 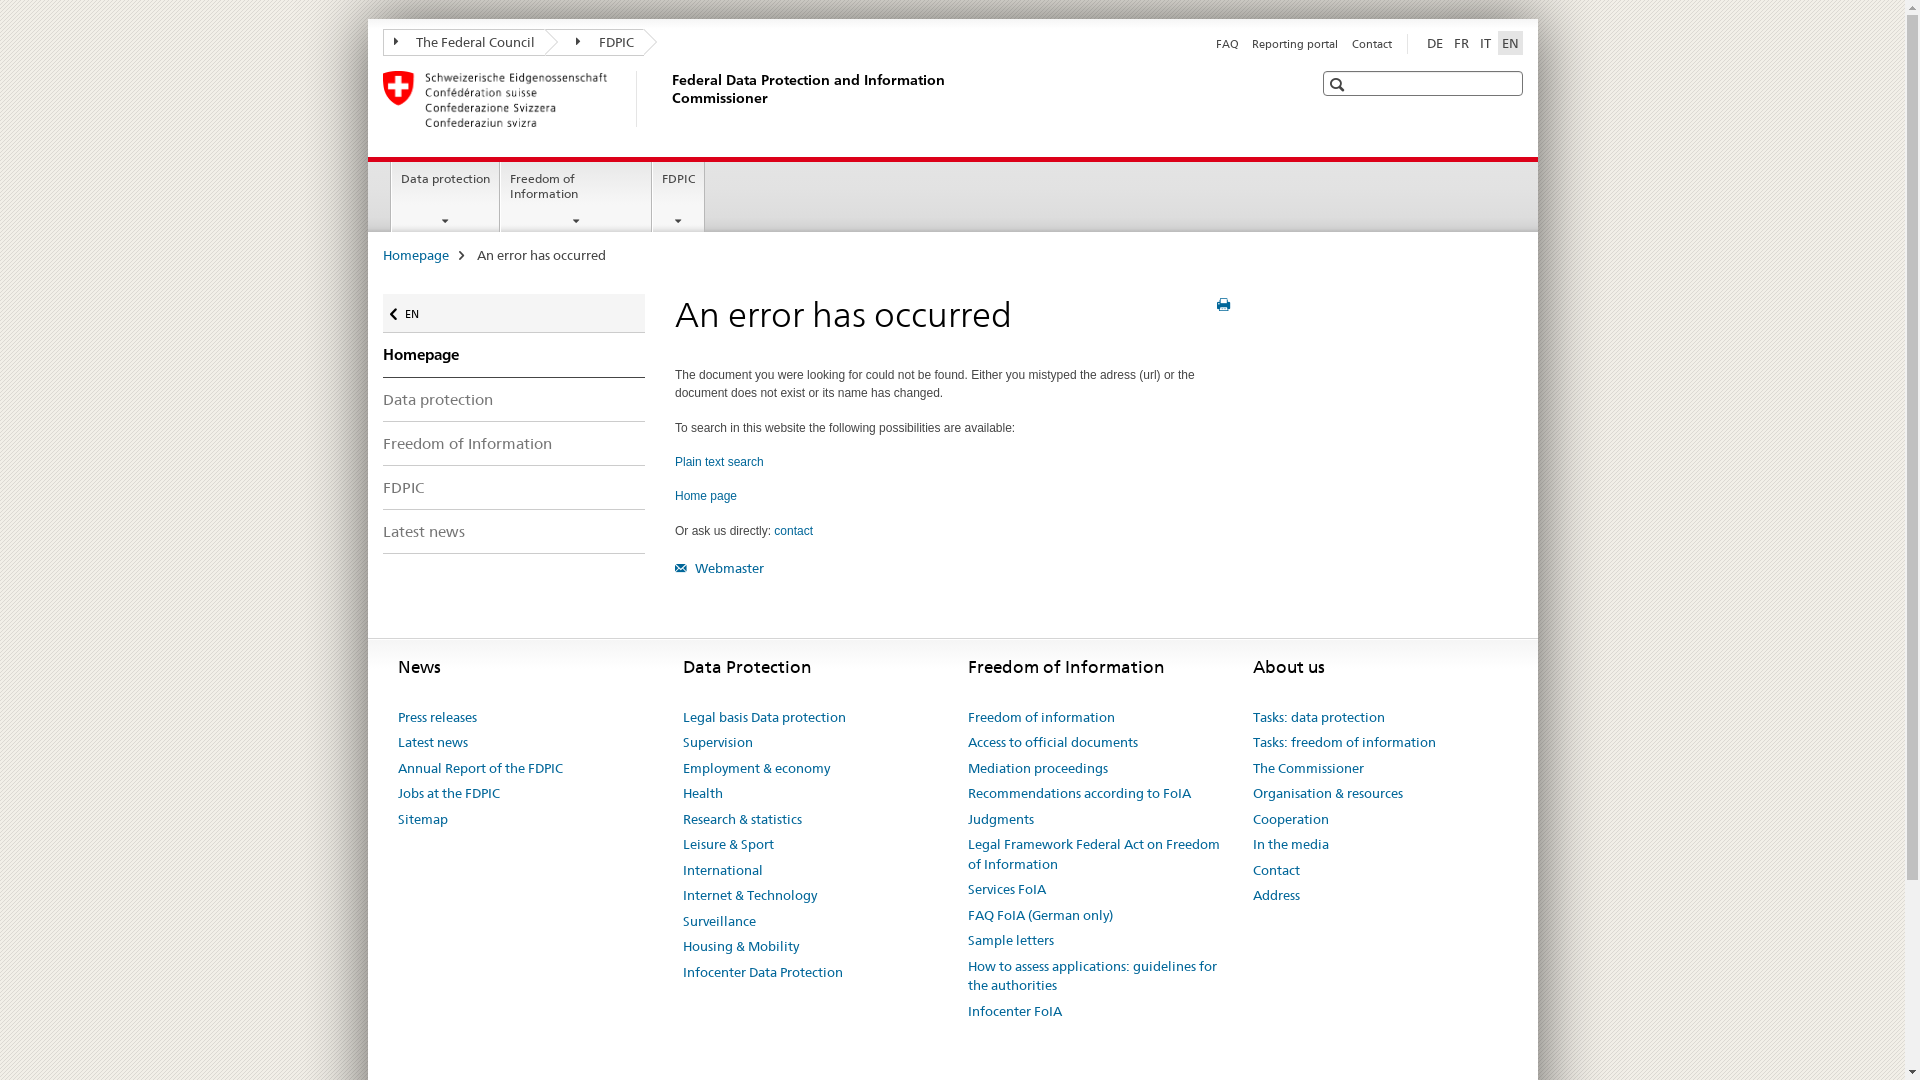 What do you see at coordinates (718, 921) in the screenshot?
I see `'Surveillance'` at bounding box center [718, 921].